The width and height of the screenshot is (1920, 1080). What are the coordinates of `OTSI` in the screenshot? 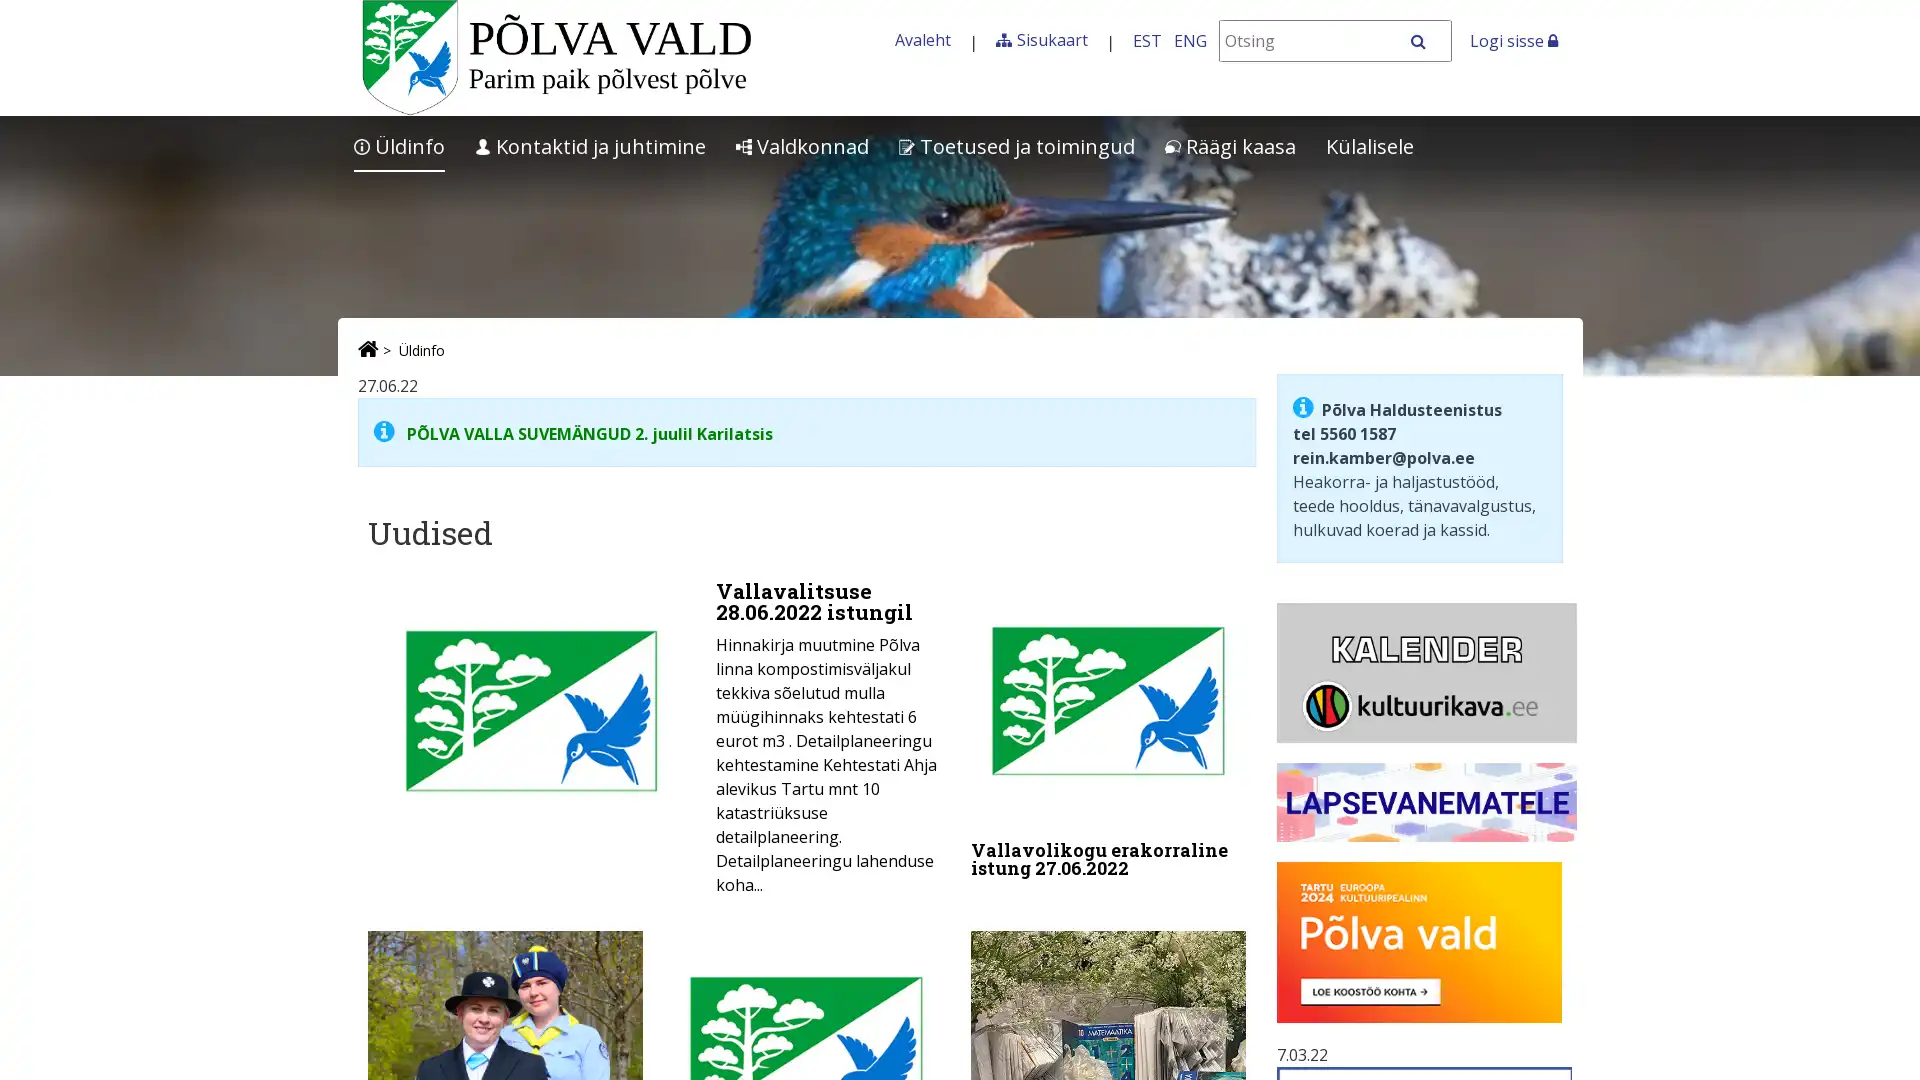 It's located at (1428, 41).